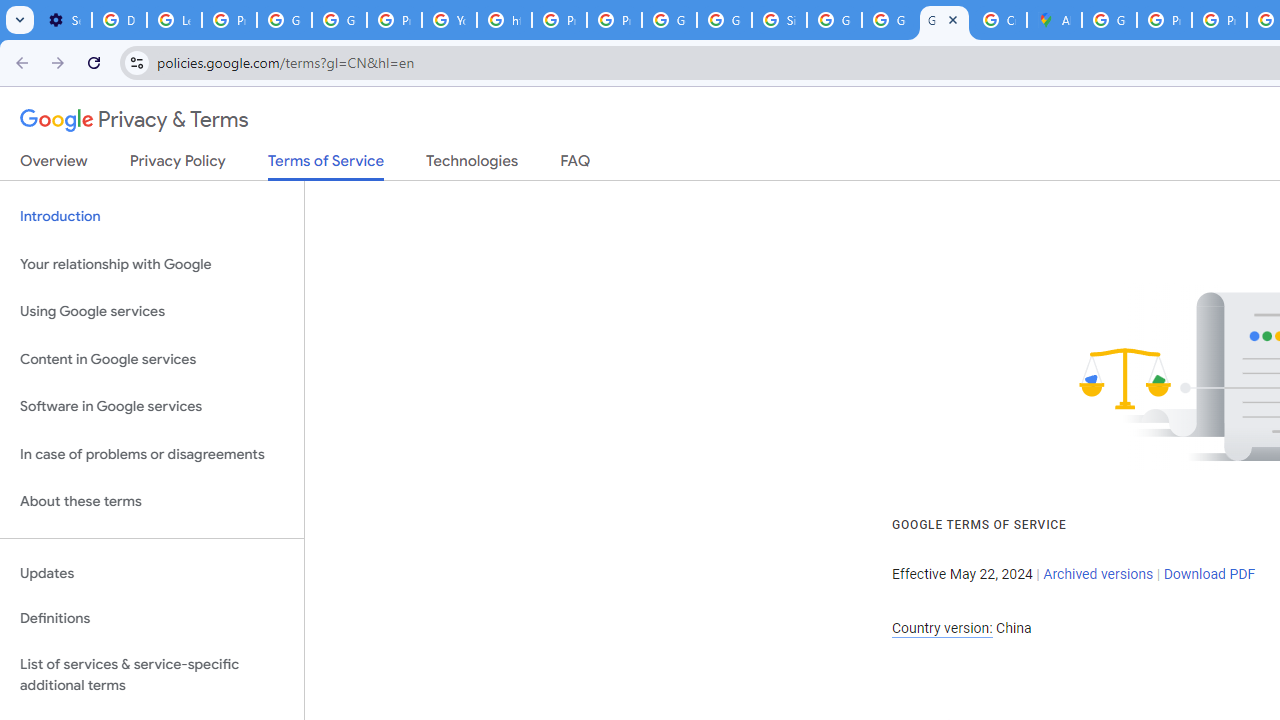  What do you see at coordinates (151, 618) in the screenshot?
I see `'Definitions'` at bounding box center [151, 618].